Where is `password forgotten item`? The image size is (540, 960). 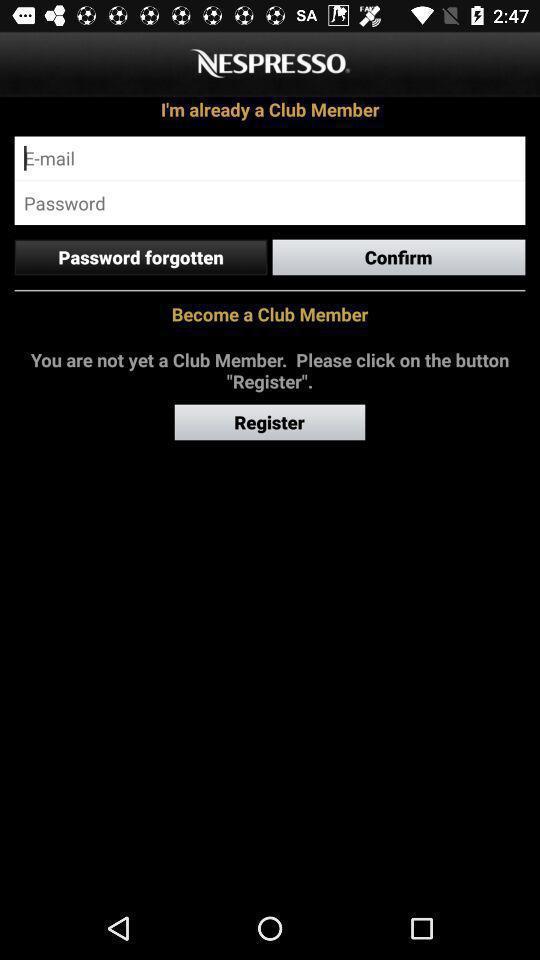
password forgotten item is located at coordinates (139, 256).